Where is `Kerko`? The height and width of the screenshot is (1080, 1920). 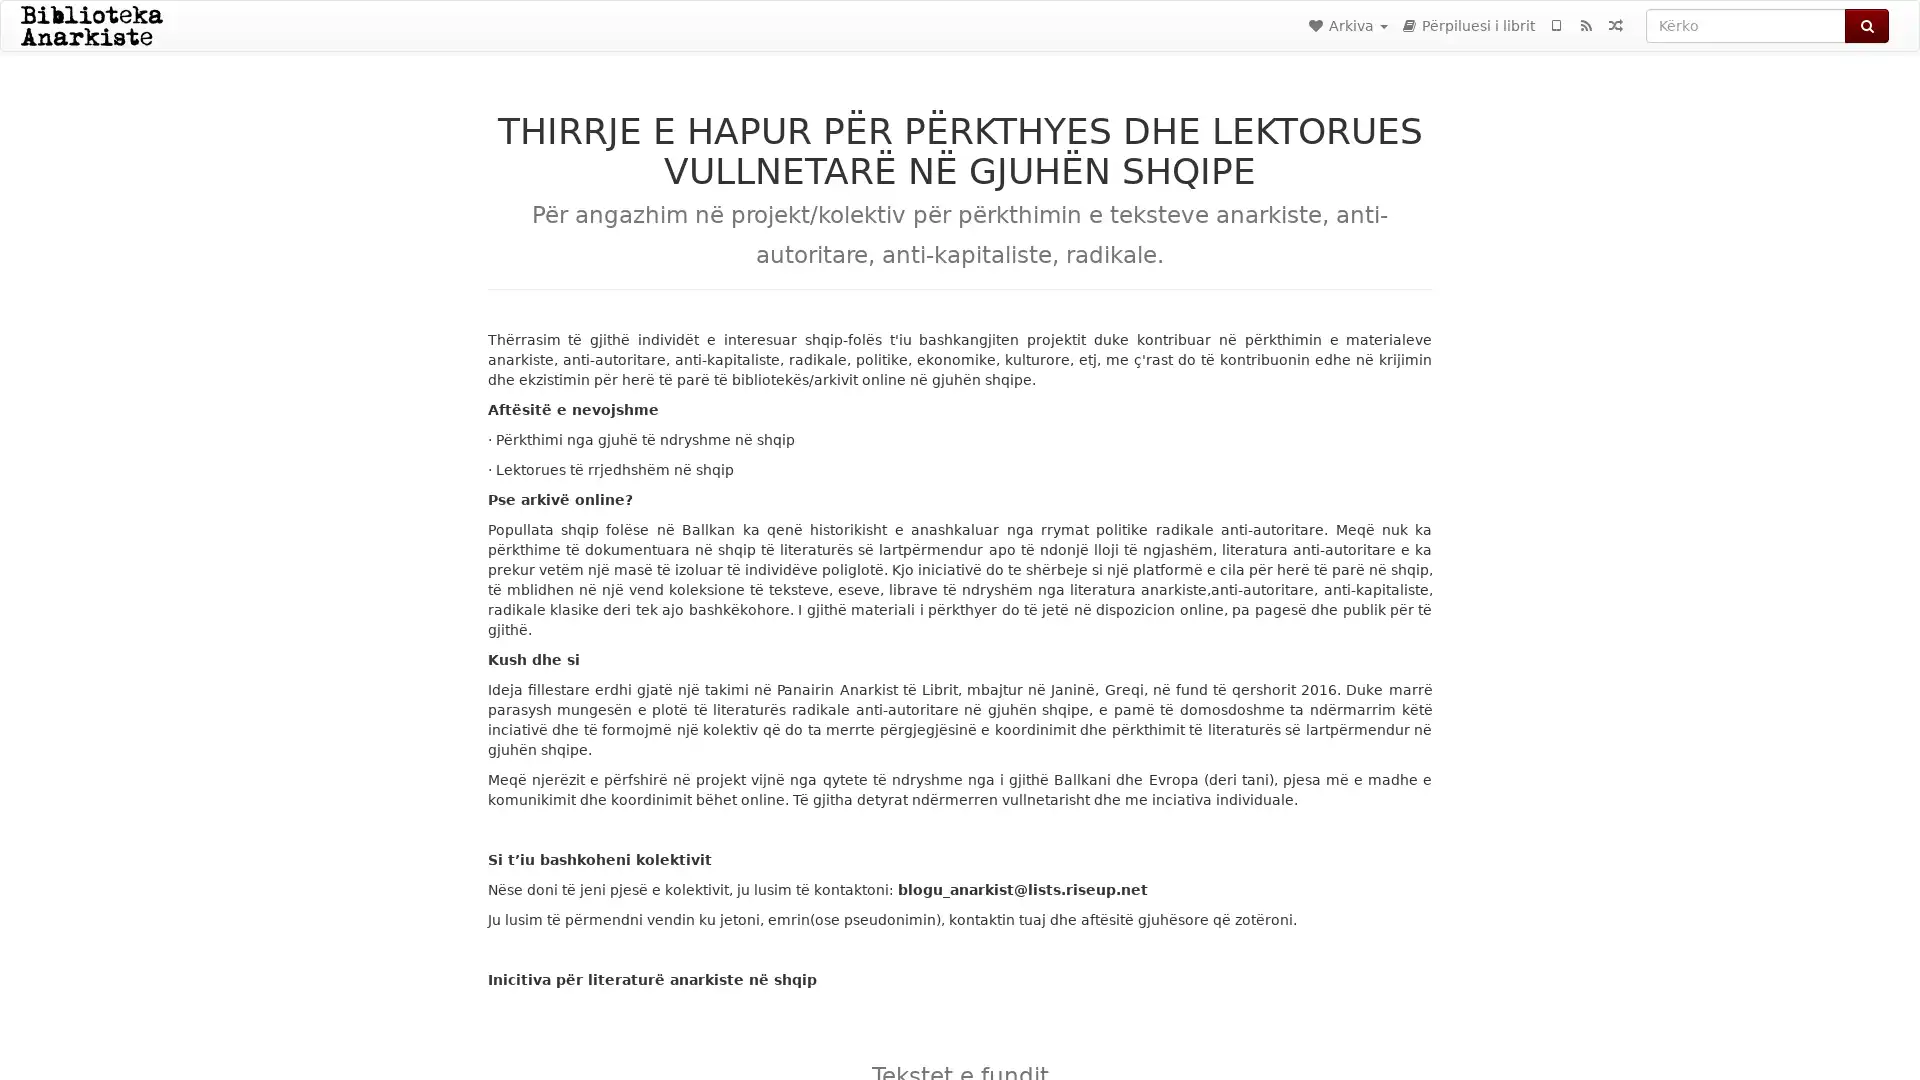 Kerko is located at coordinates (1866, 26).